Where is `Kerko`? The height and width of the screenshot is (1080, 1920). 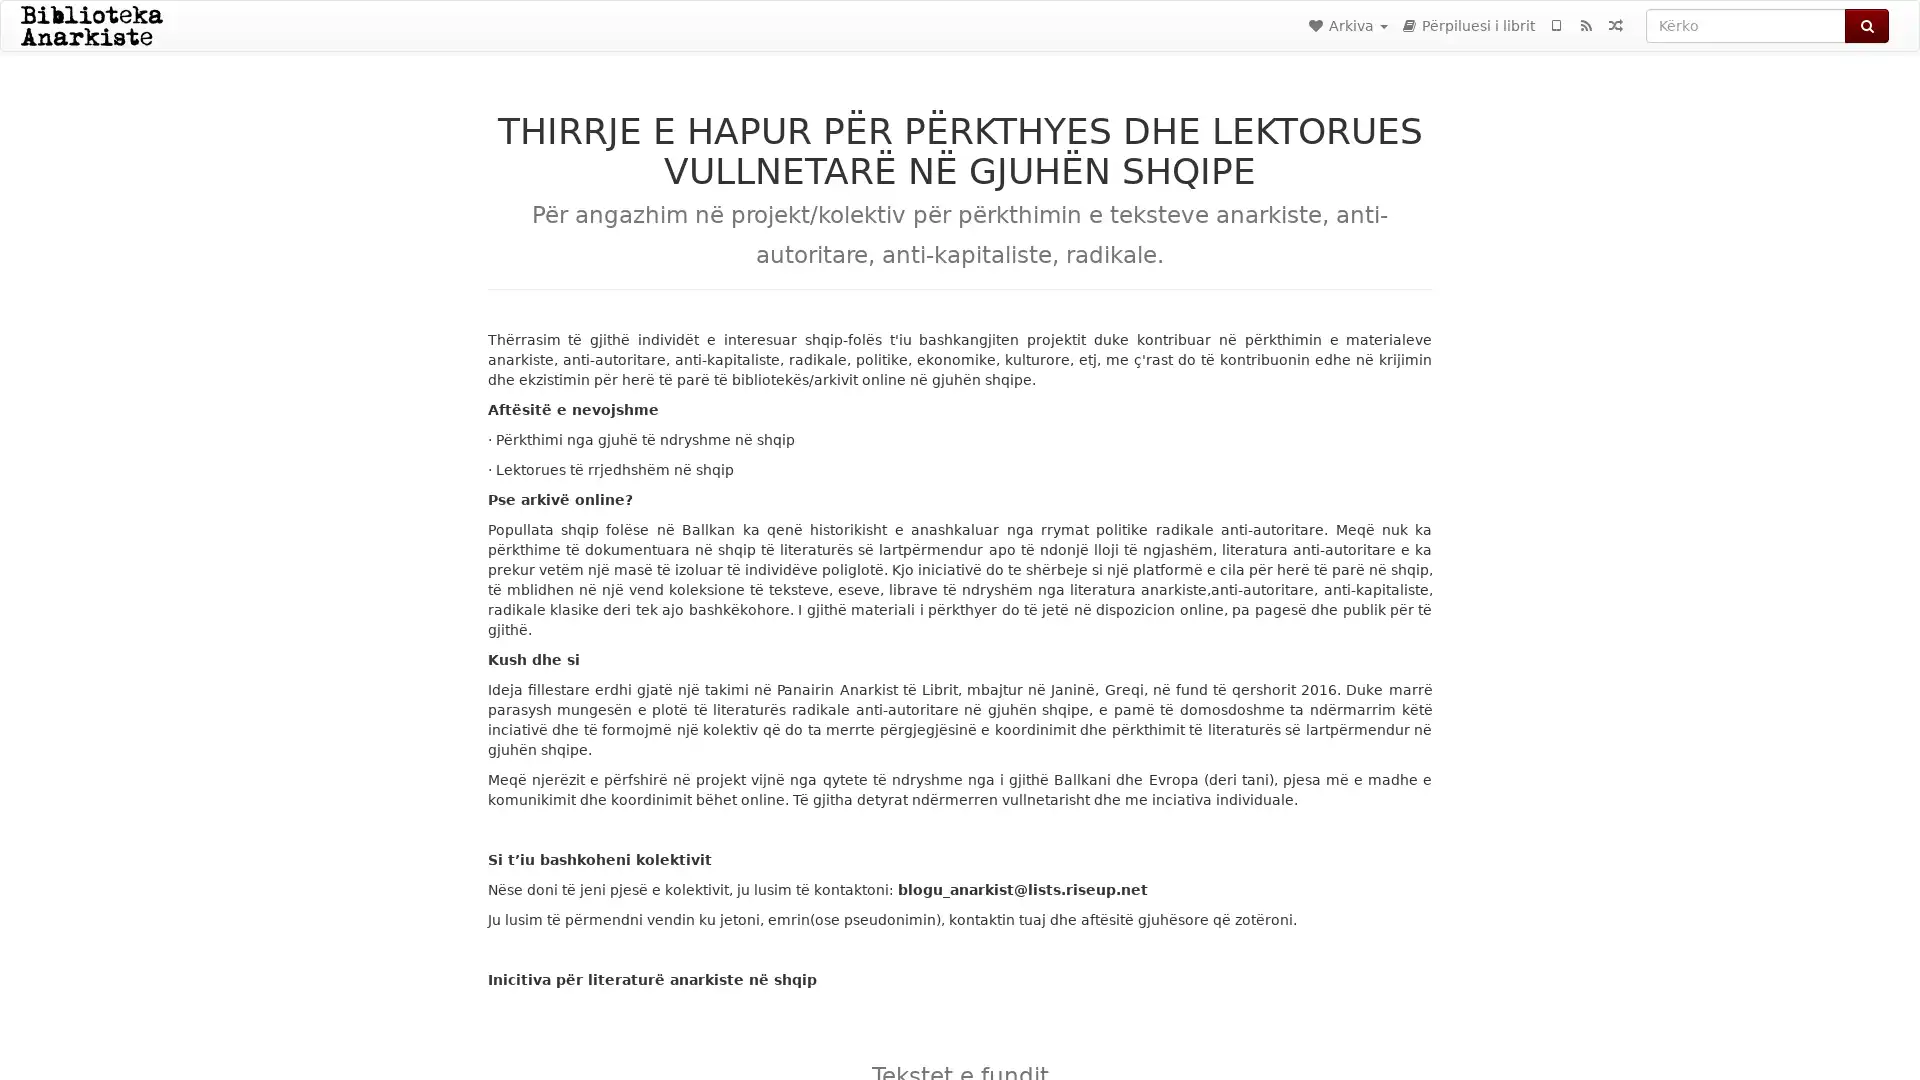 Kerko is located at coordinates (1866, 26).